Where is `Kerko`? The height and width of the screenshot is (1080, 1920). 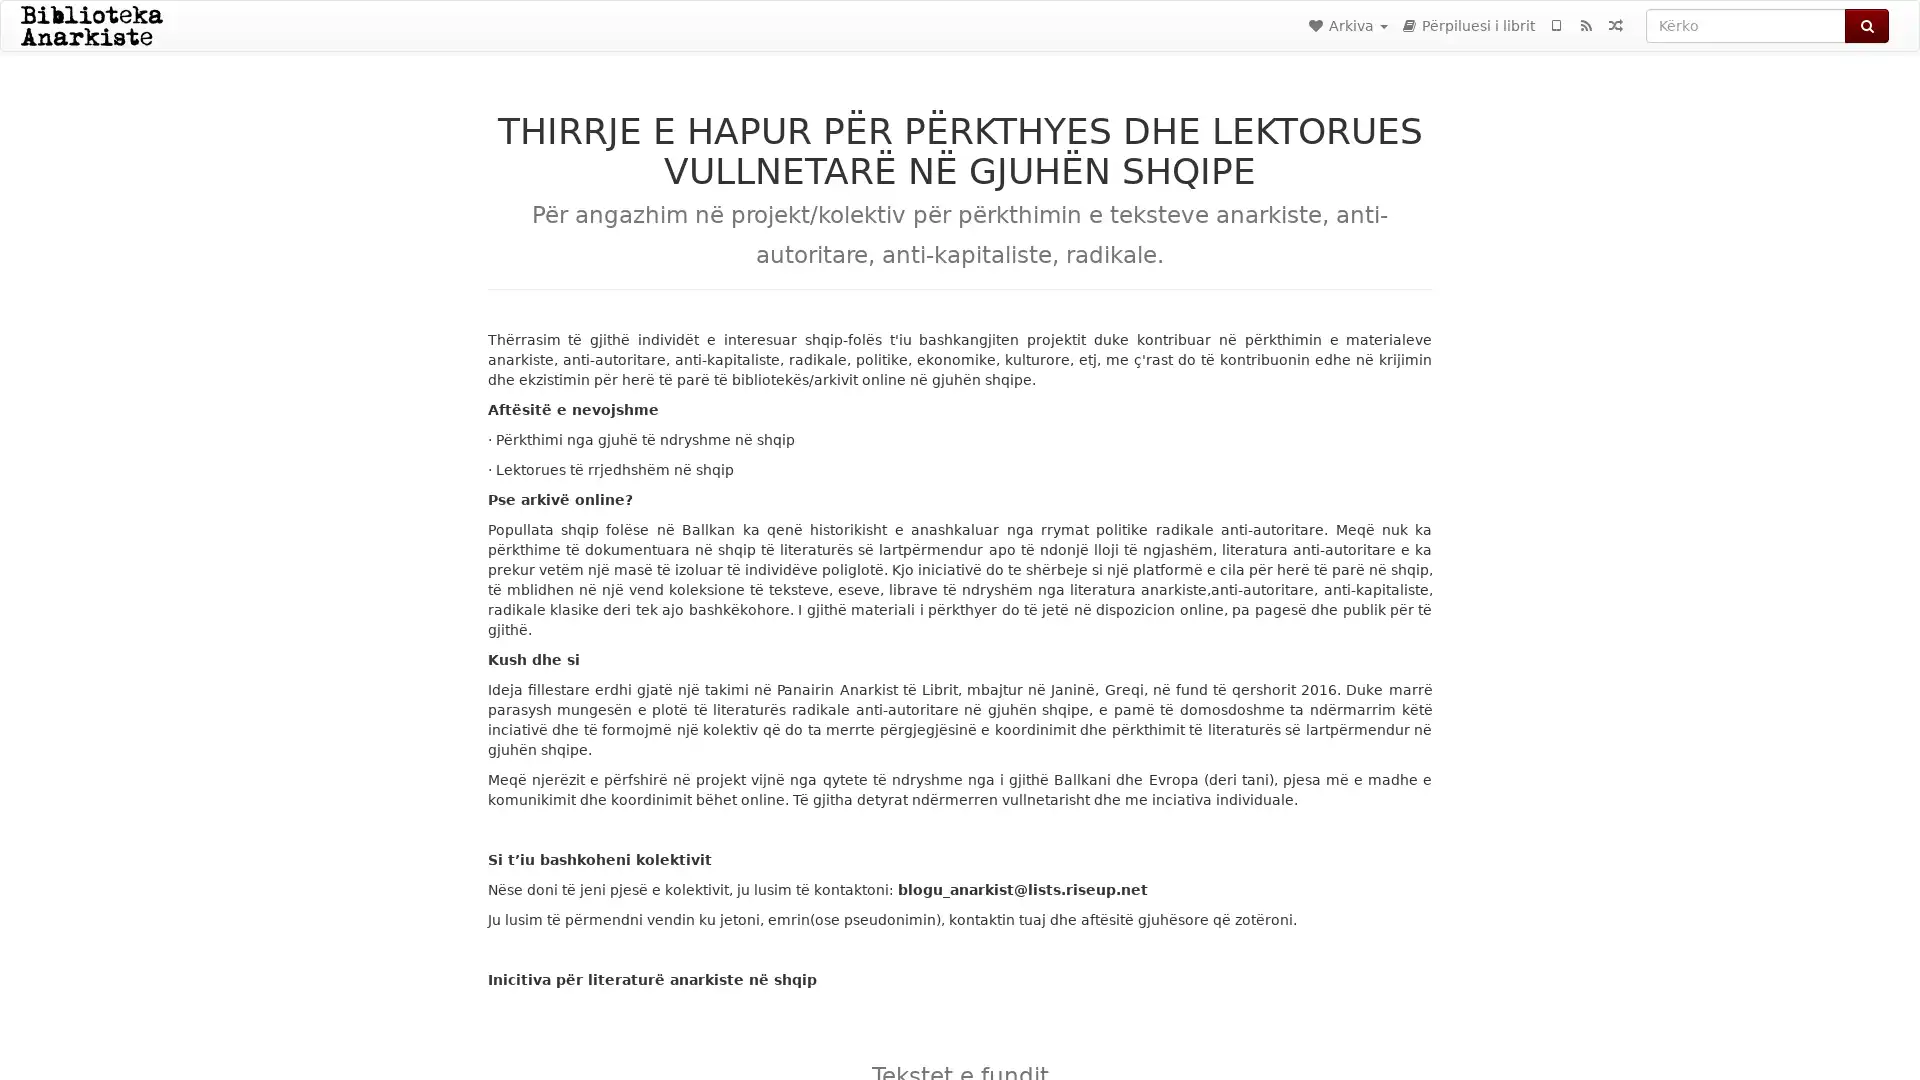 Kerko is located at coordinates (1866, 26).